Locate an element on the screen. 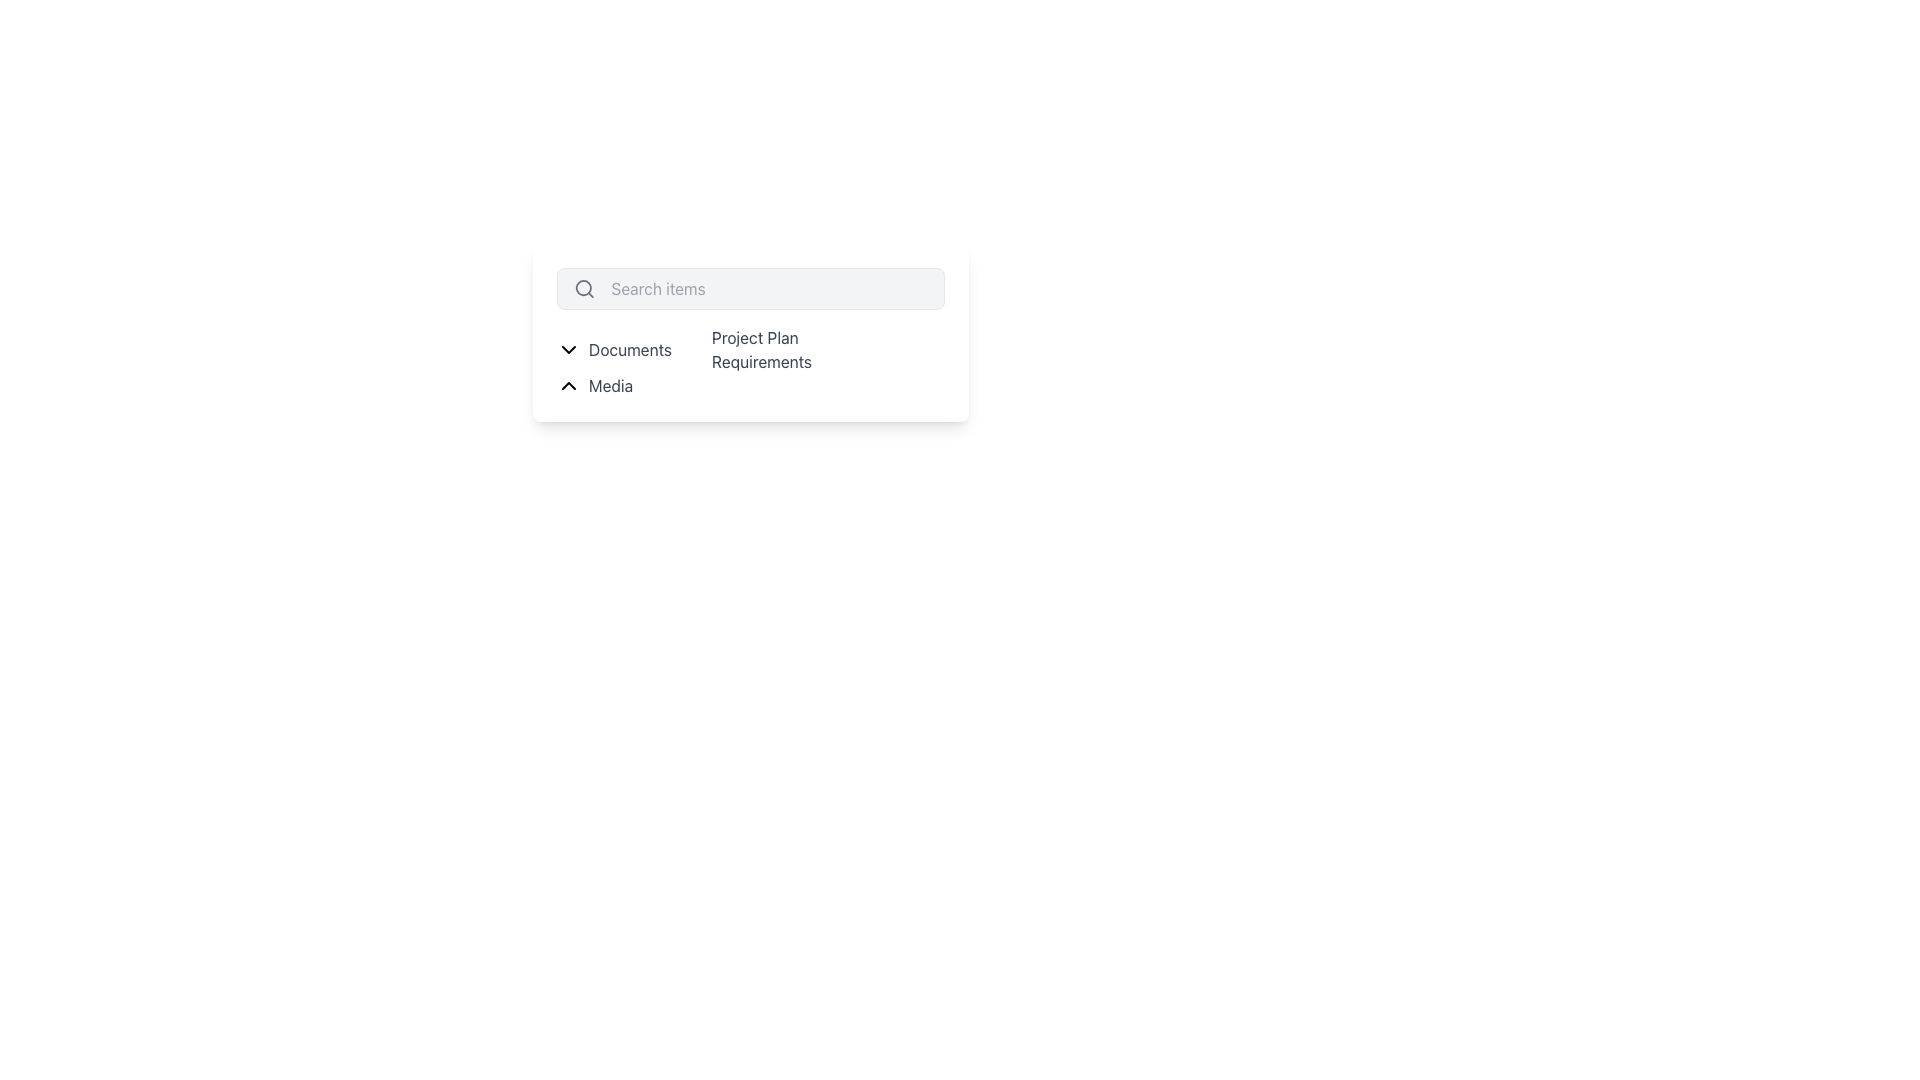 The height and width of the screenshot is (1080, 1920). the text label in the navigation menu is located at coordinates (610, 385).